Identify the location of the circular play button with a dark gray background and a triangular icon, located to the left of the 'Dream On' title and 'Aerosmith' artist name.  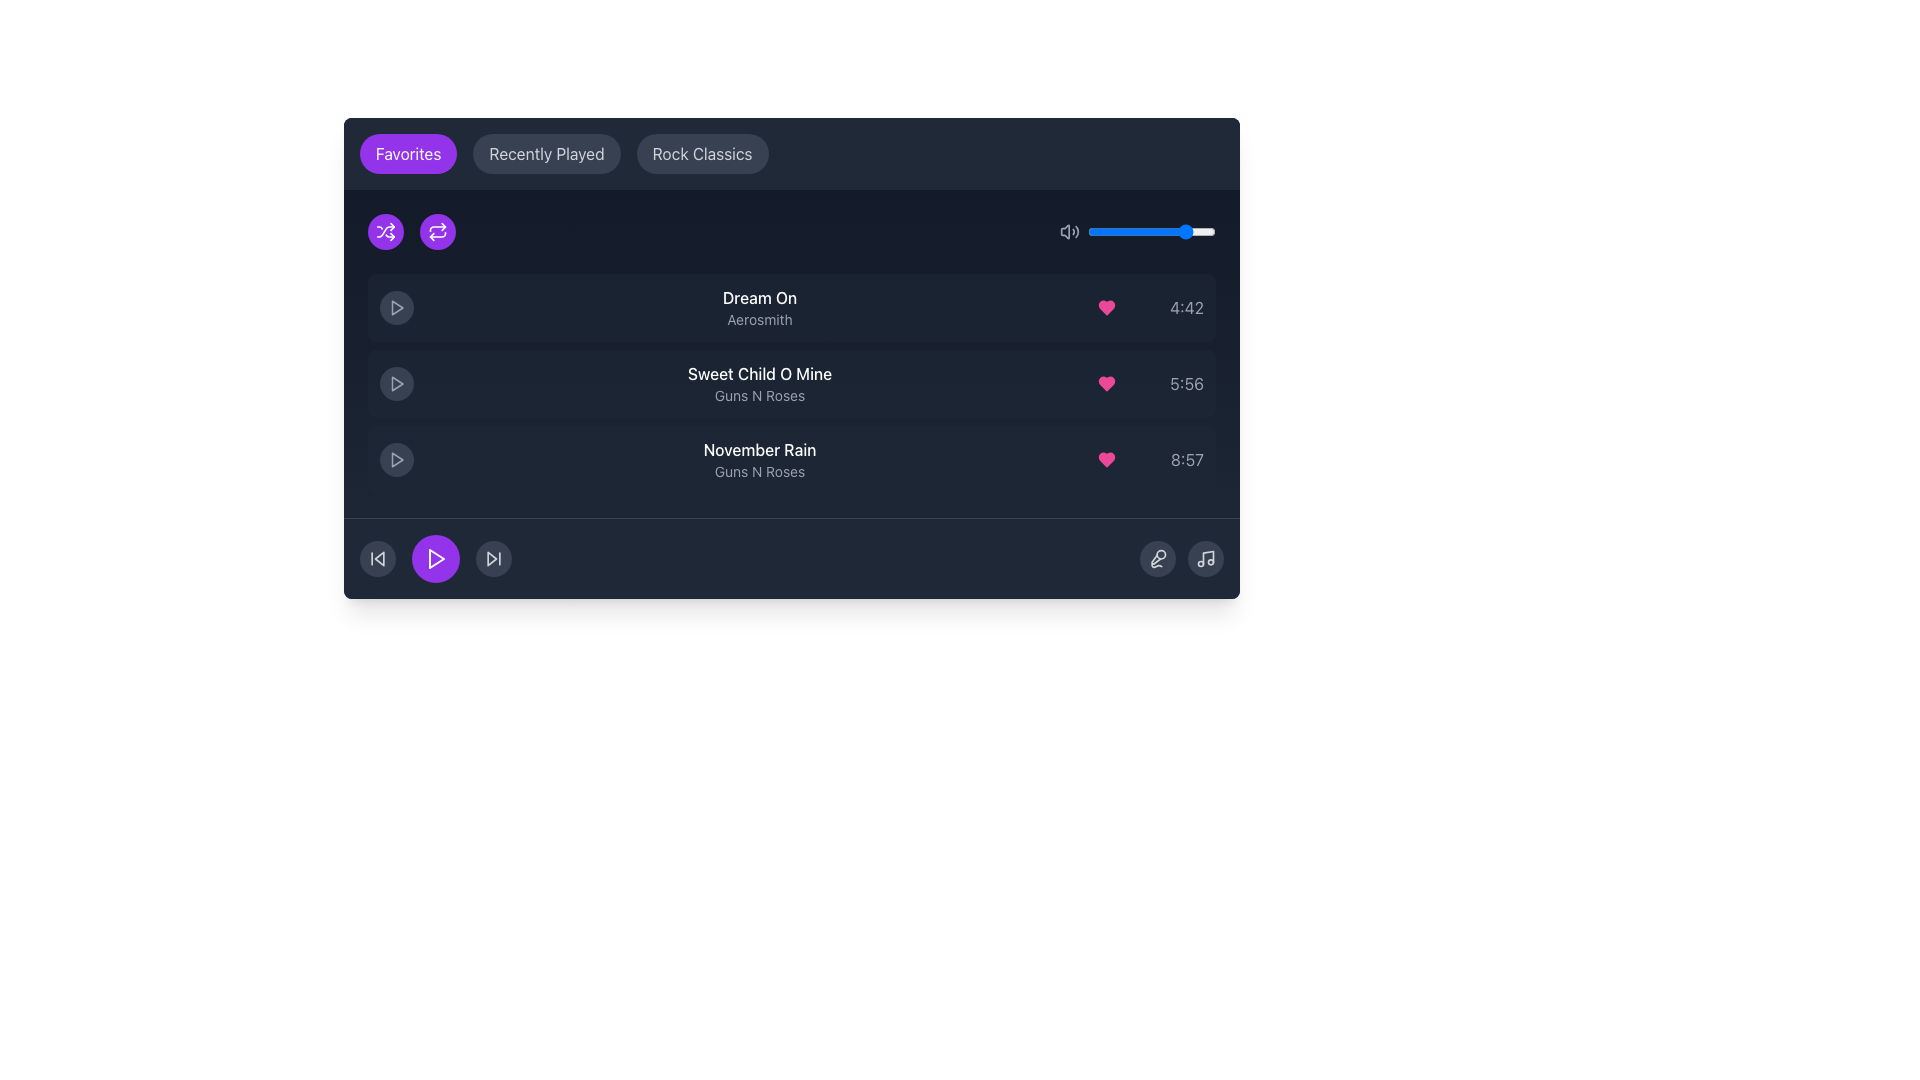
(397, 308).